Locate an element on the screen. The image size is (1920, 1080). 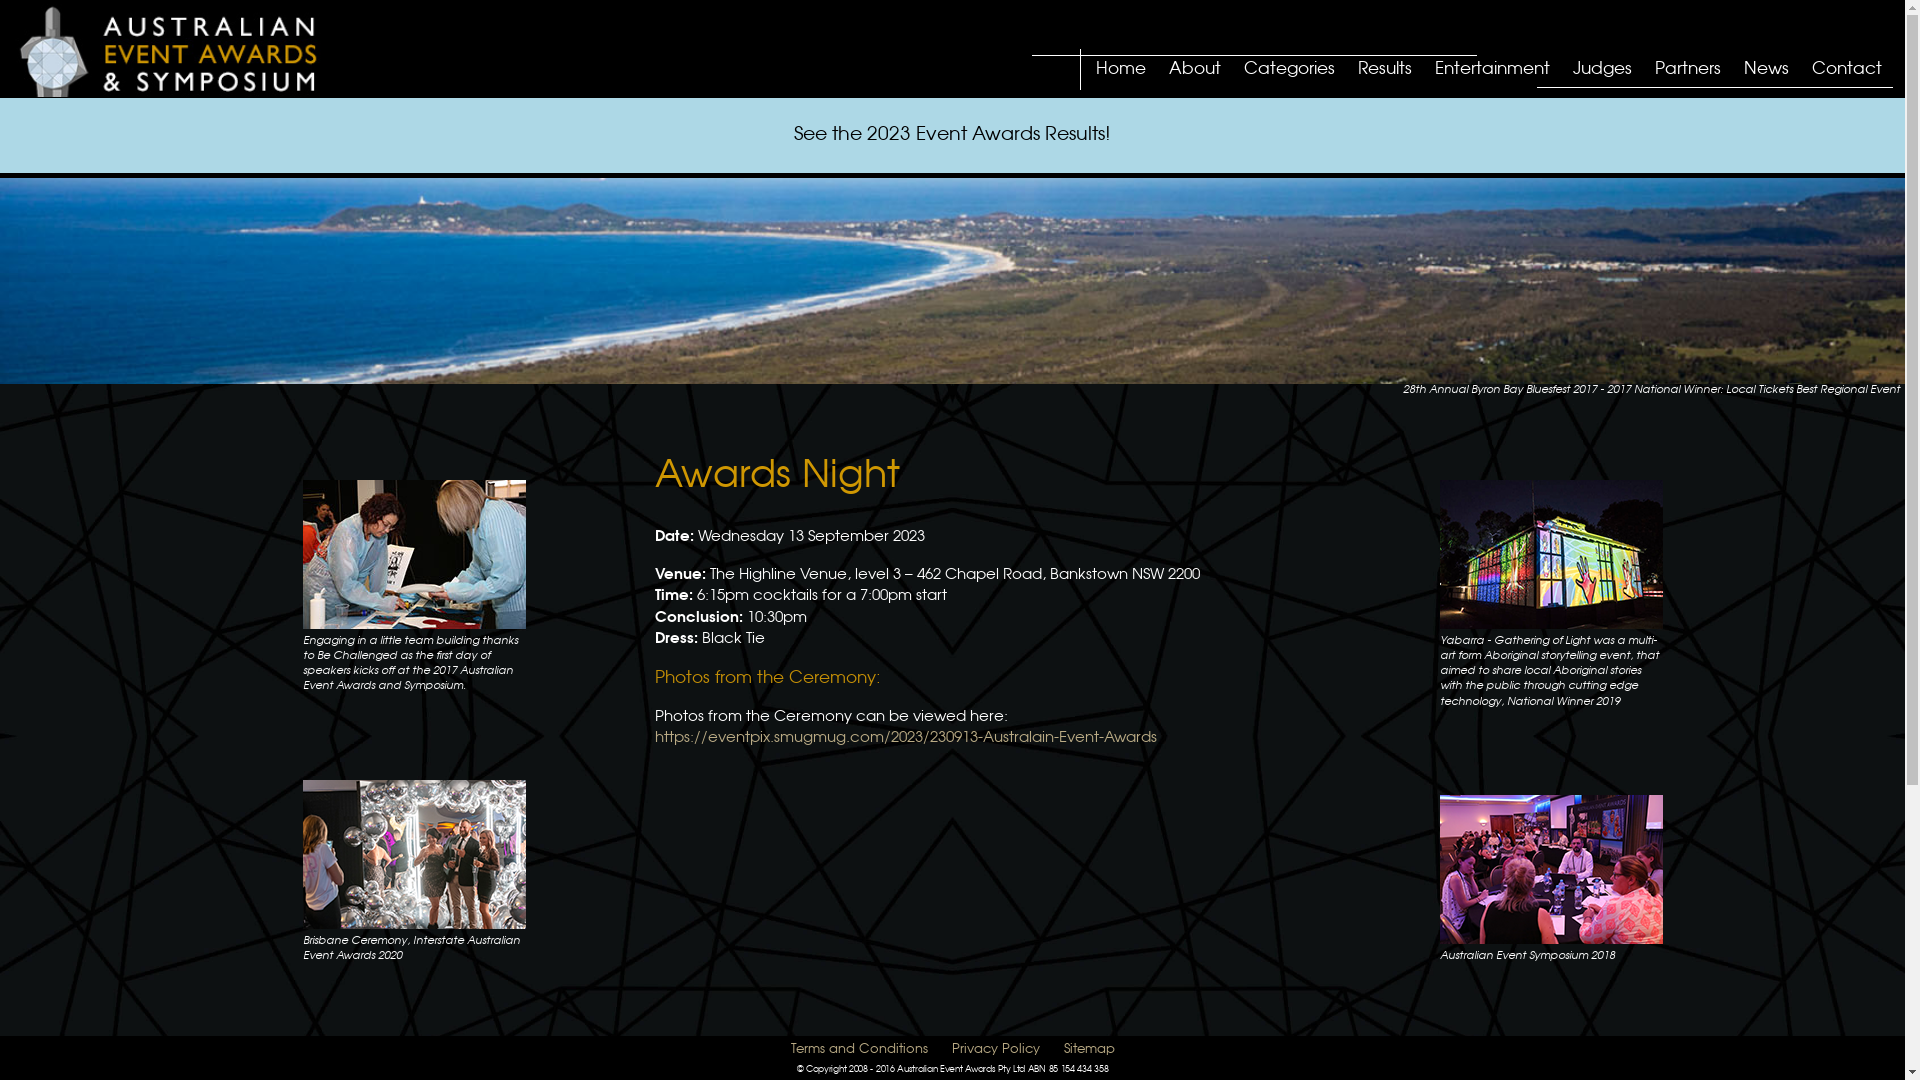
'Partners' is located at coordinates (1650, 70).